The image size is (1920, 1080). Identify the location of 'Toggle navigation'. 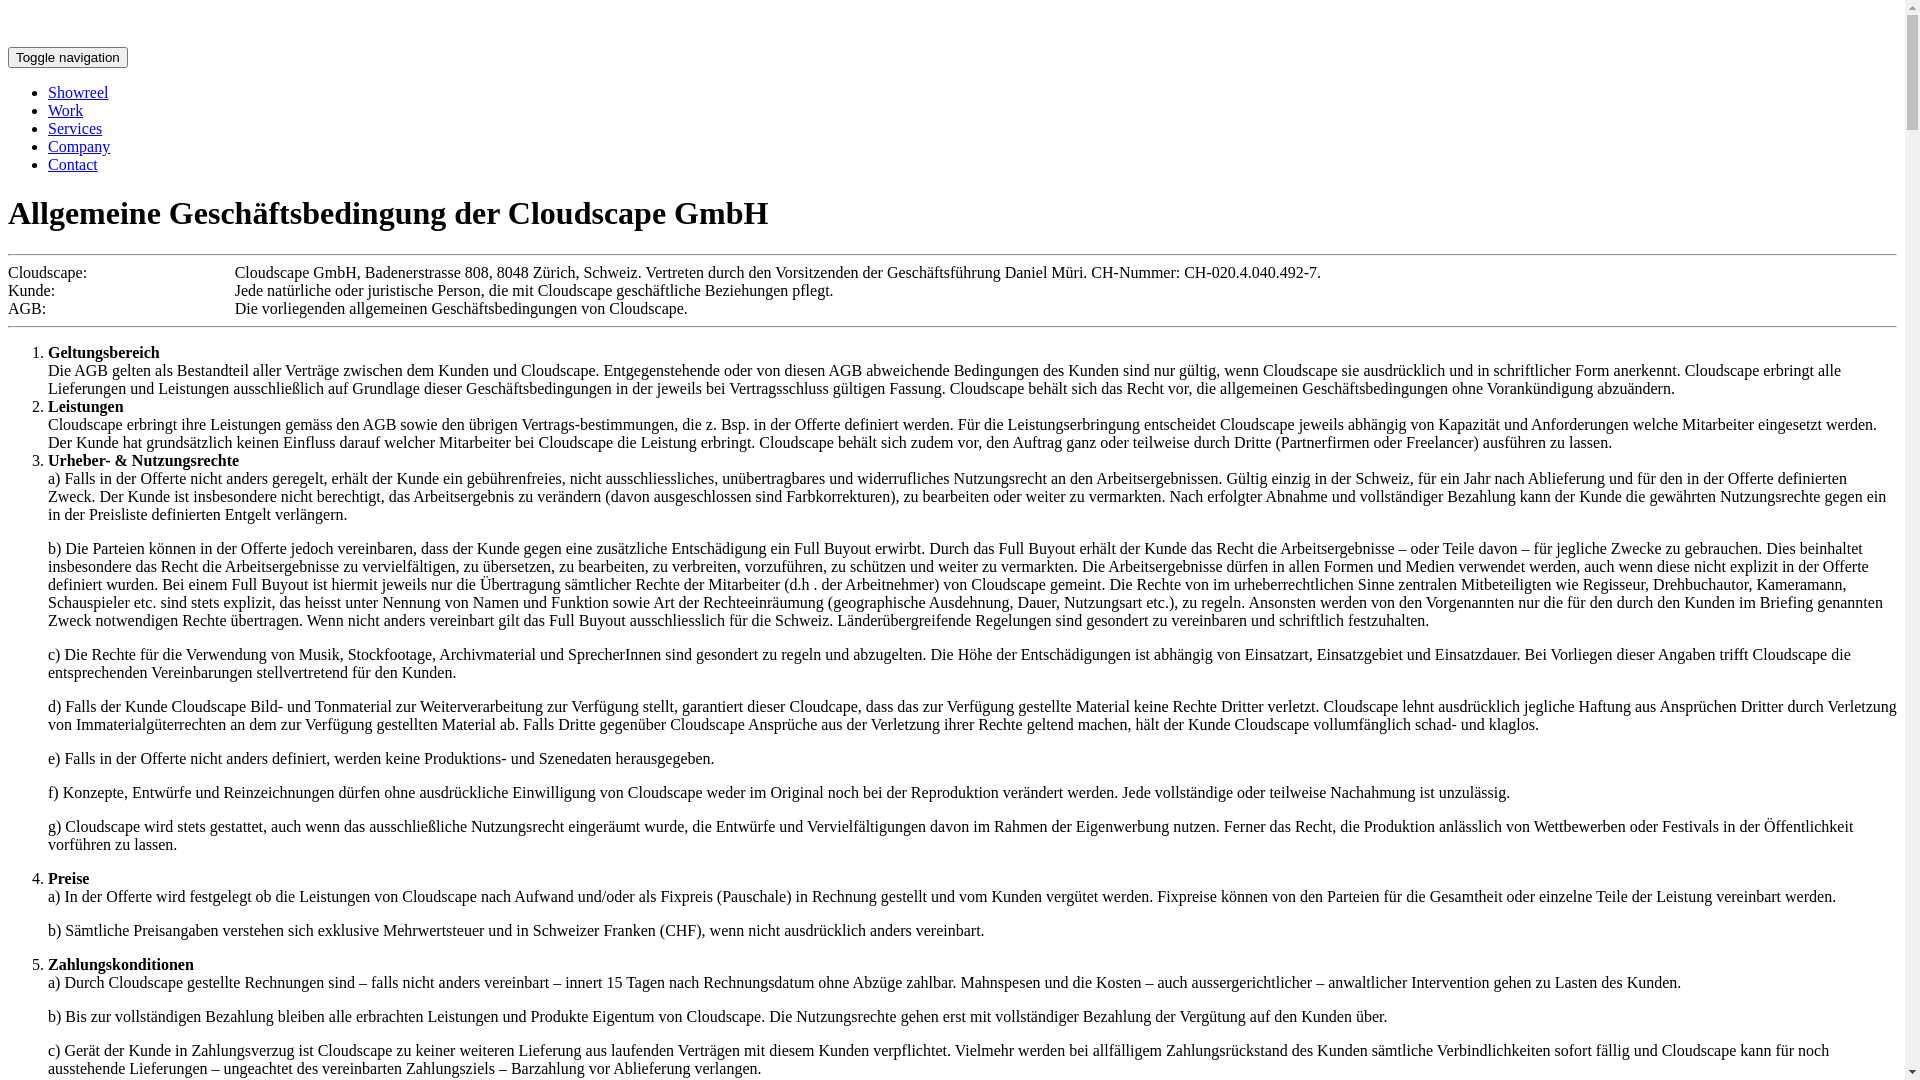
(67, 56).